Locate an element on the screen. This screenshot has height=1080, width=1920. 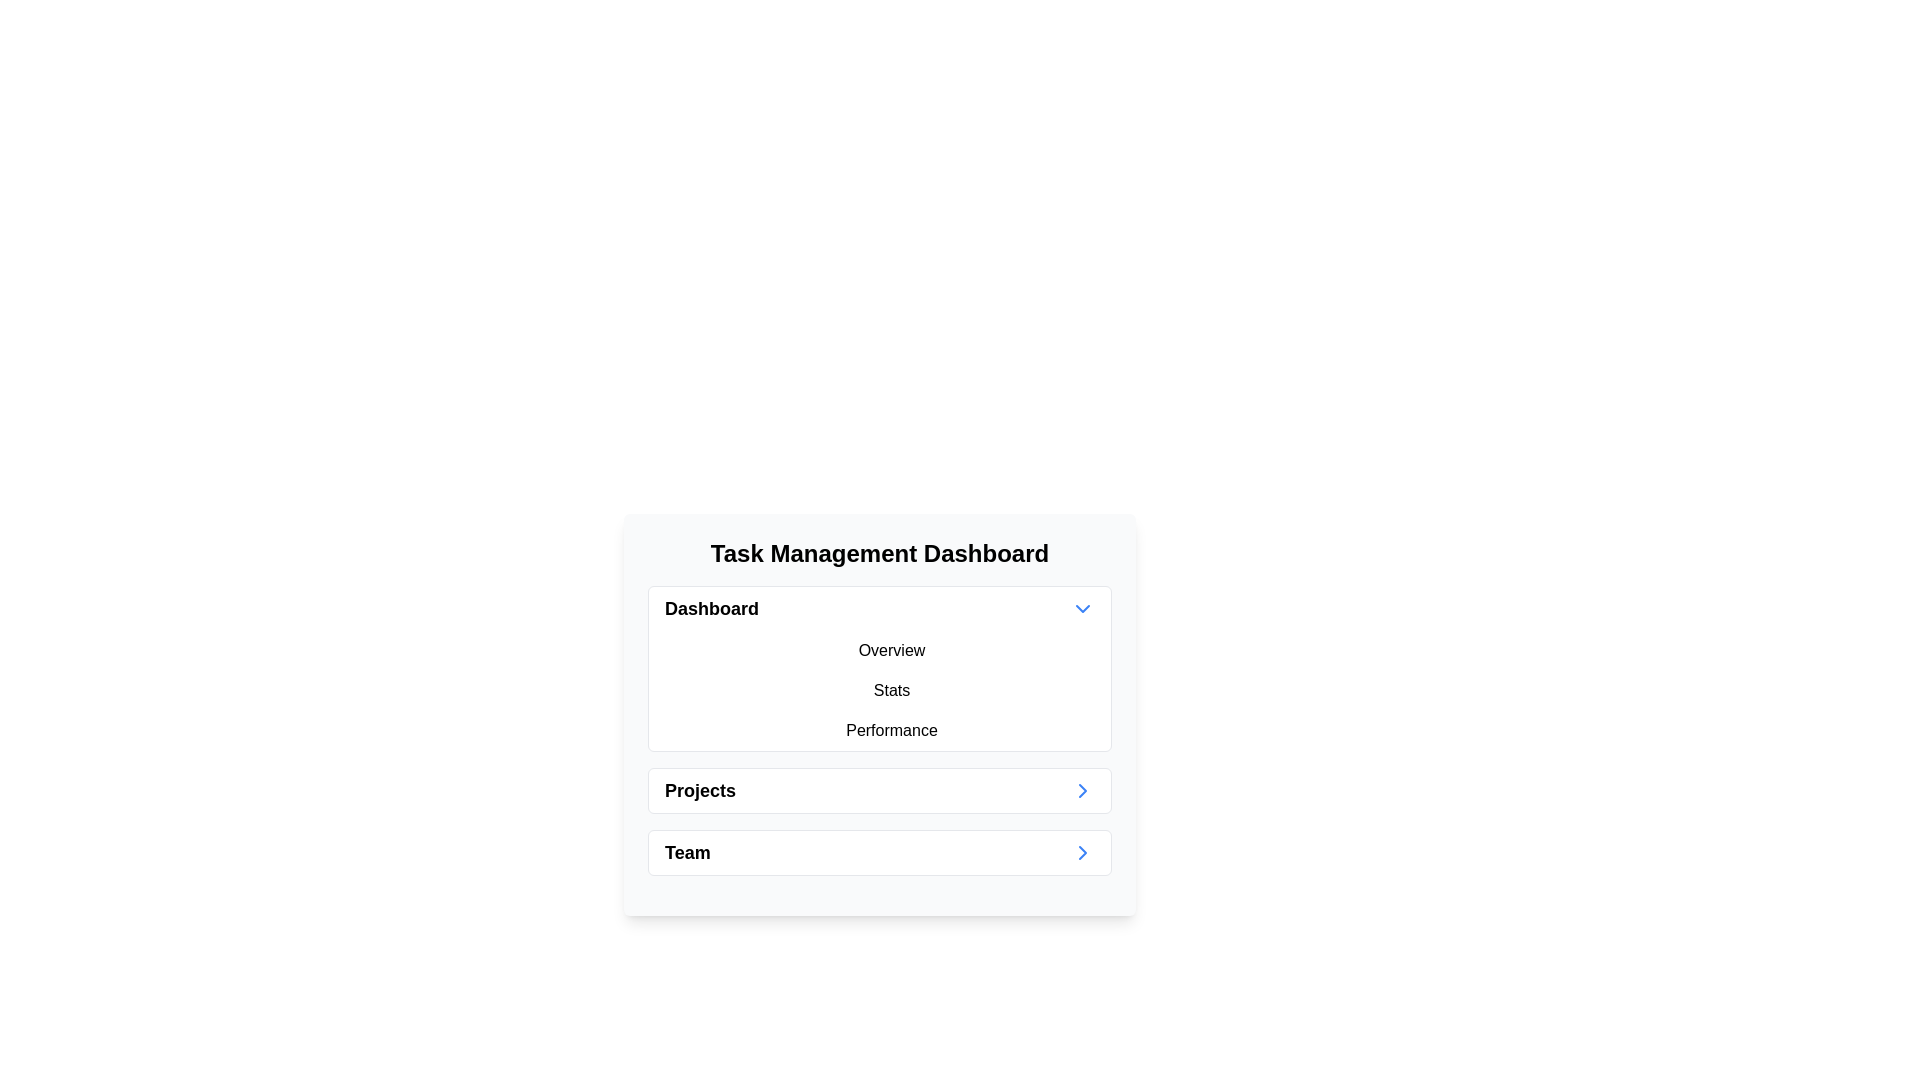
the 'Team' button located at the bottom of the vertically stacked list is located at coordinates (879, 852).